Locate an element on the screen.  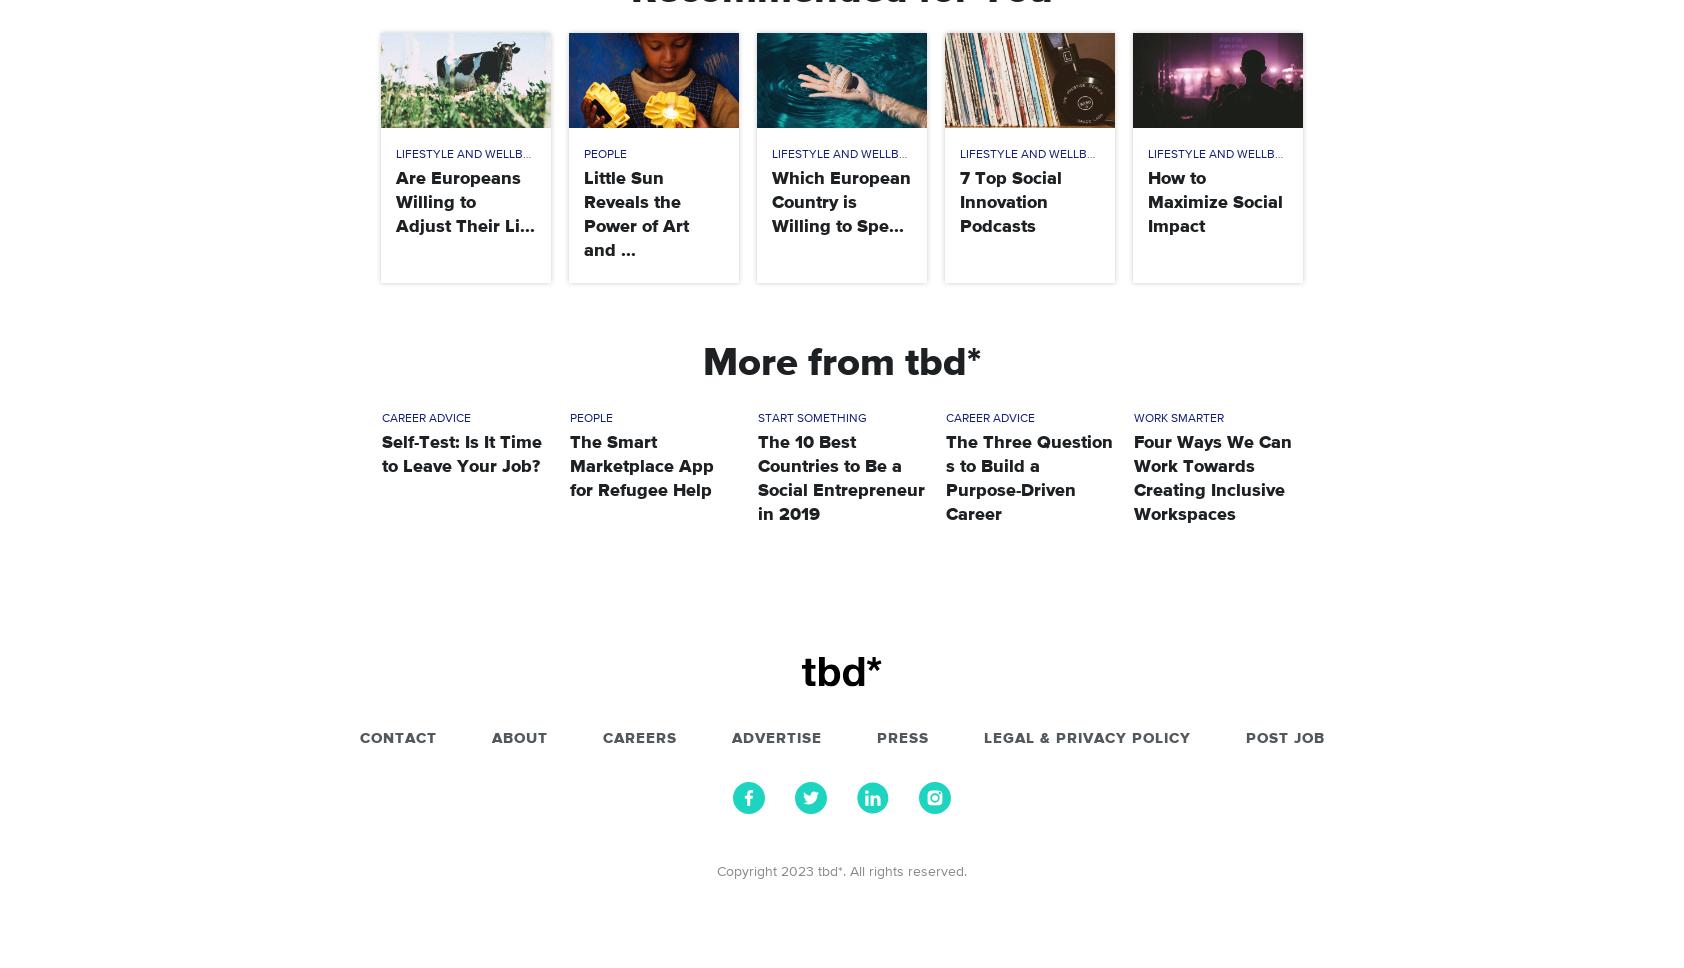
'Work Smarter' is located at coordinates (1178, 419).